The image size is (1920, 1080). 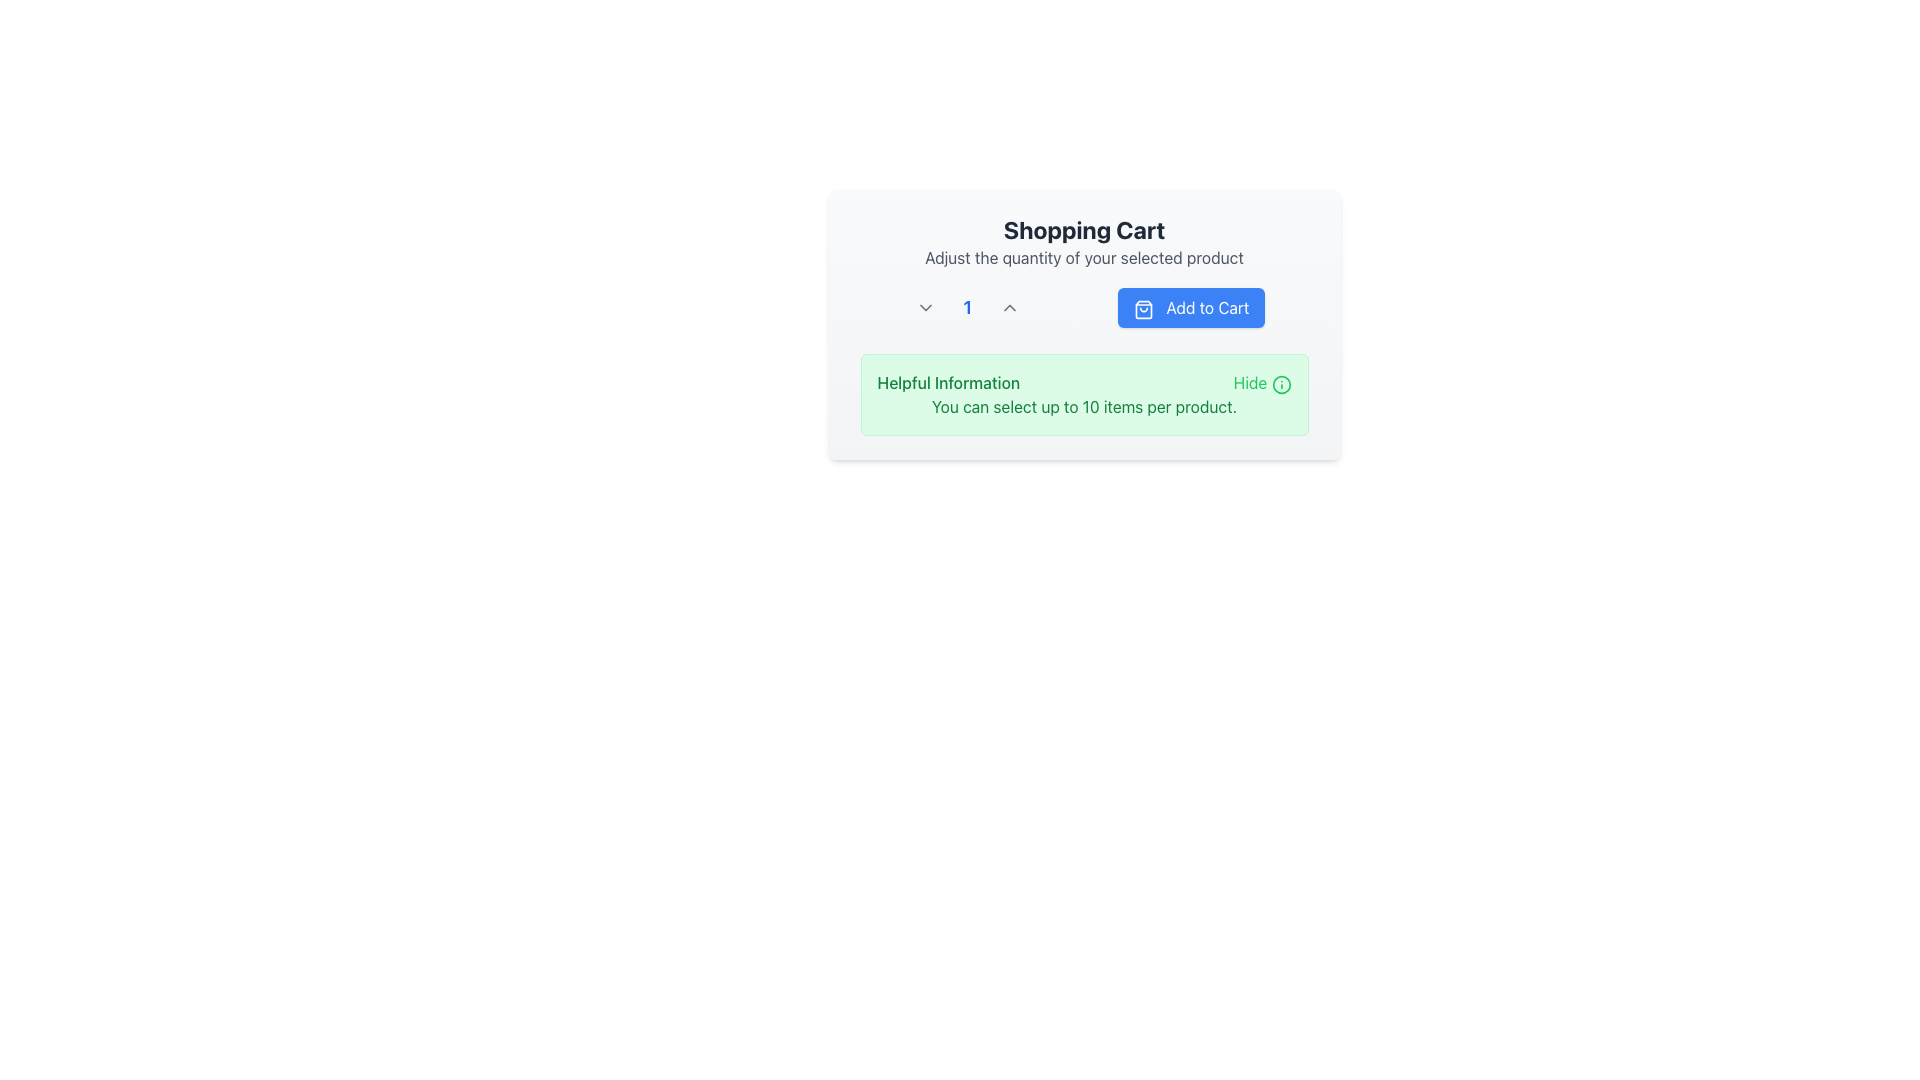 I want to click on the Text Label that serves as a header for the green background area, located in the upper-left corner below the 'Shopping Cart' header, so click(x=947, y=382).